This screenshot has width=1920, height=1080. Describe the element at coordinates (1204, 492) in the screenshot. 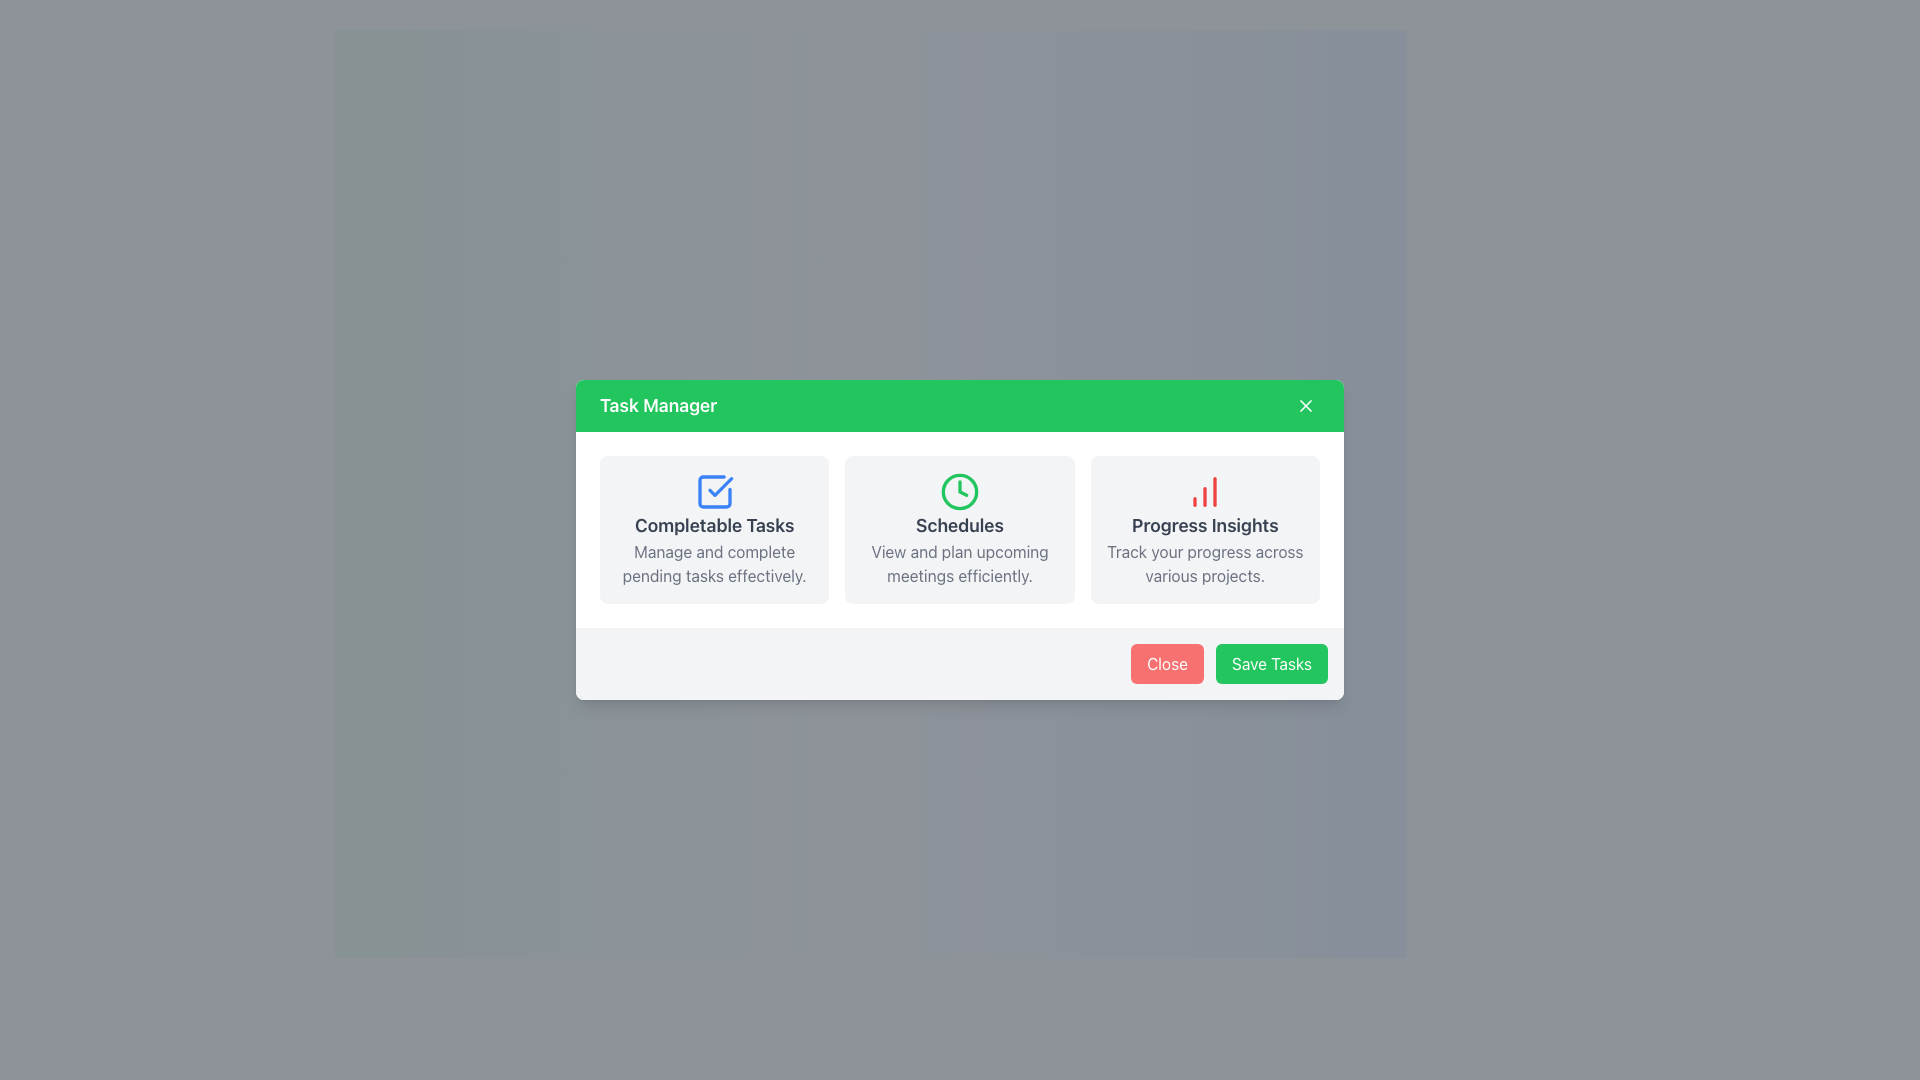

I see `the progress indicator icon located at the top center of the 'Progress Insights' card` at that location.